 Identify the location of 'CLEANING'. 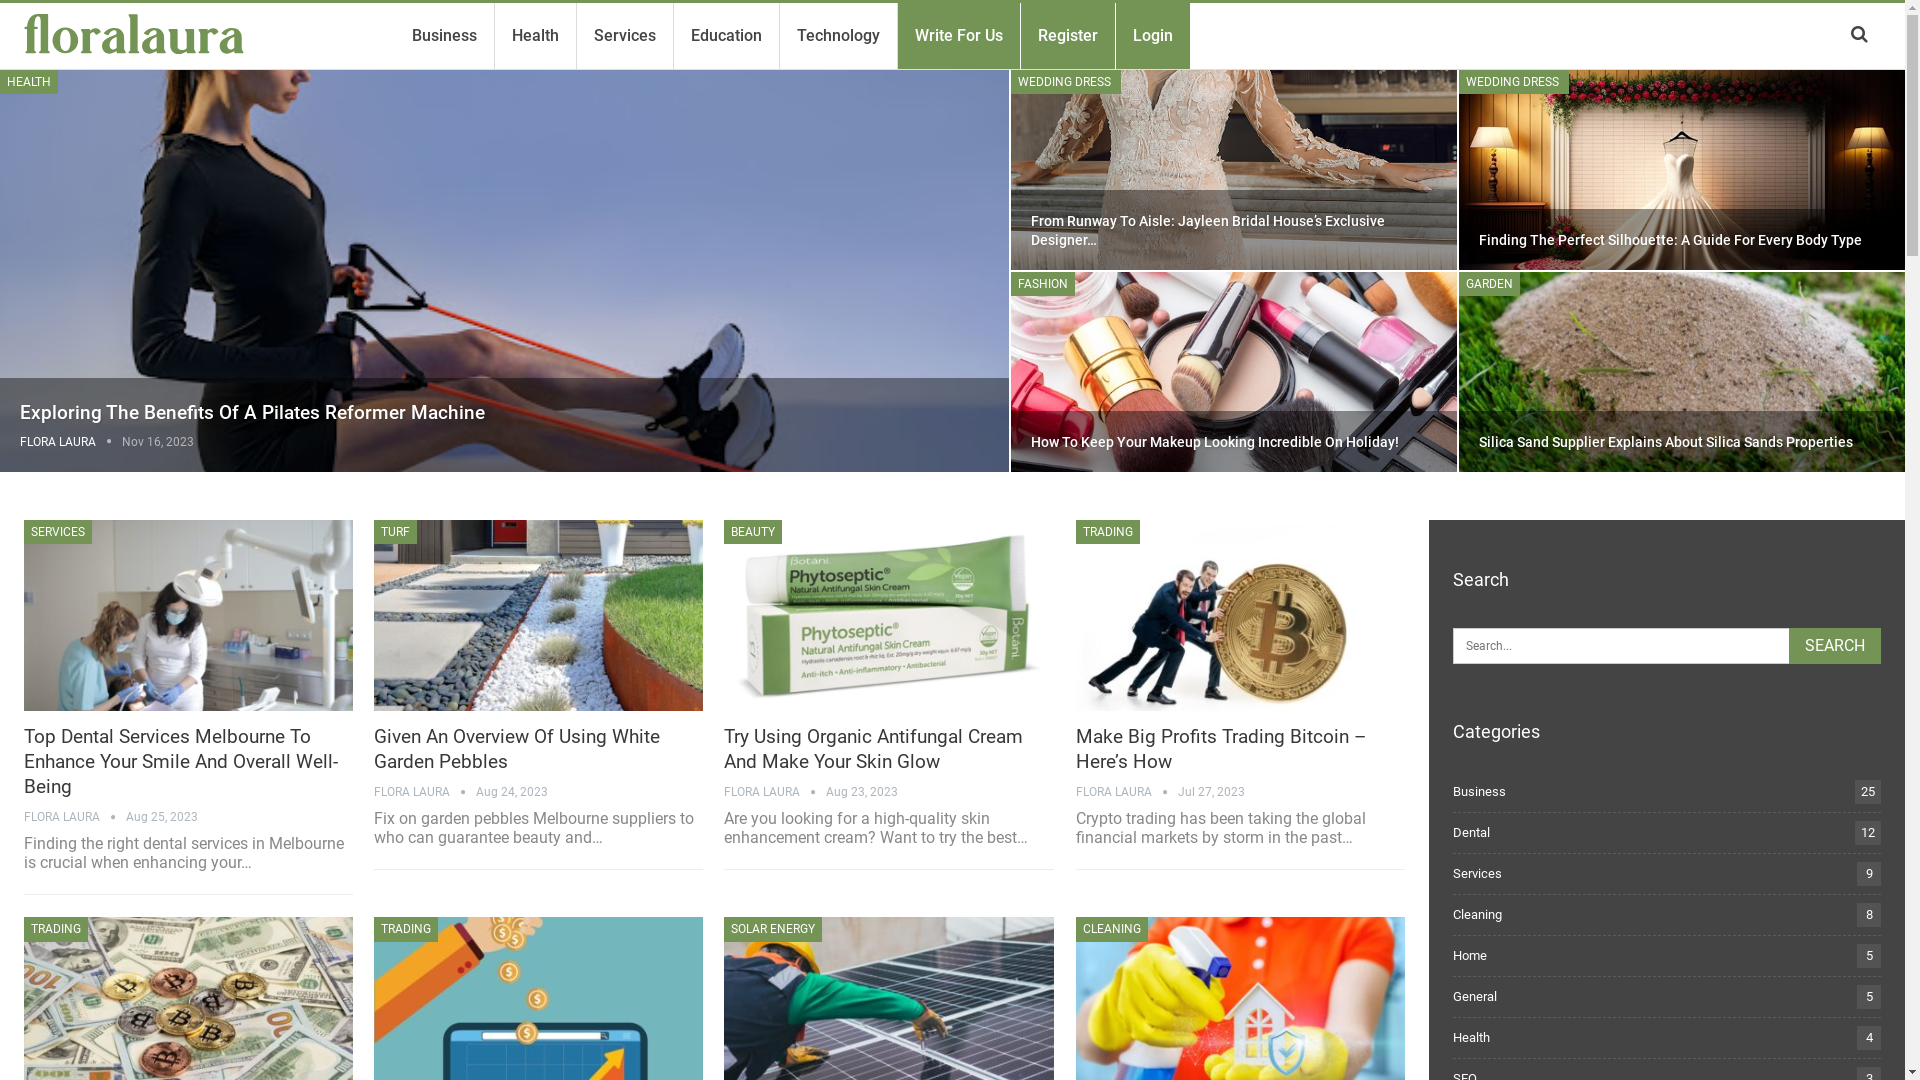
(1074, 929).